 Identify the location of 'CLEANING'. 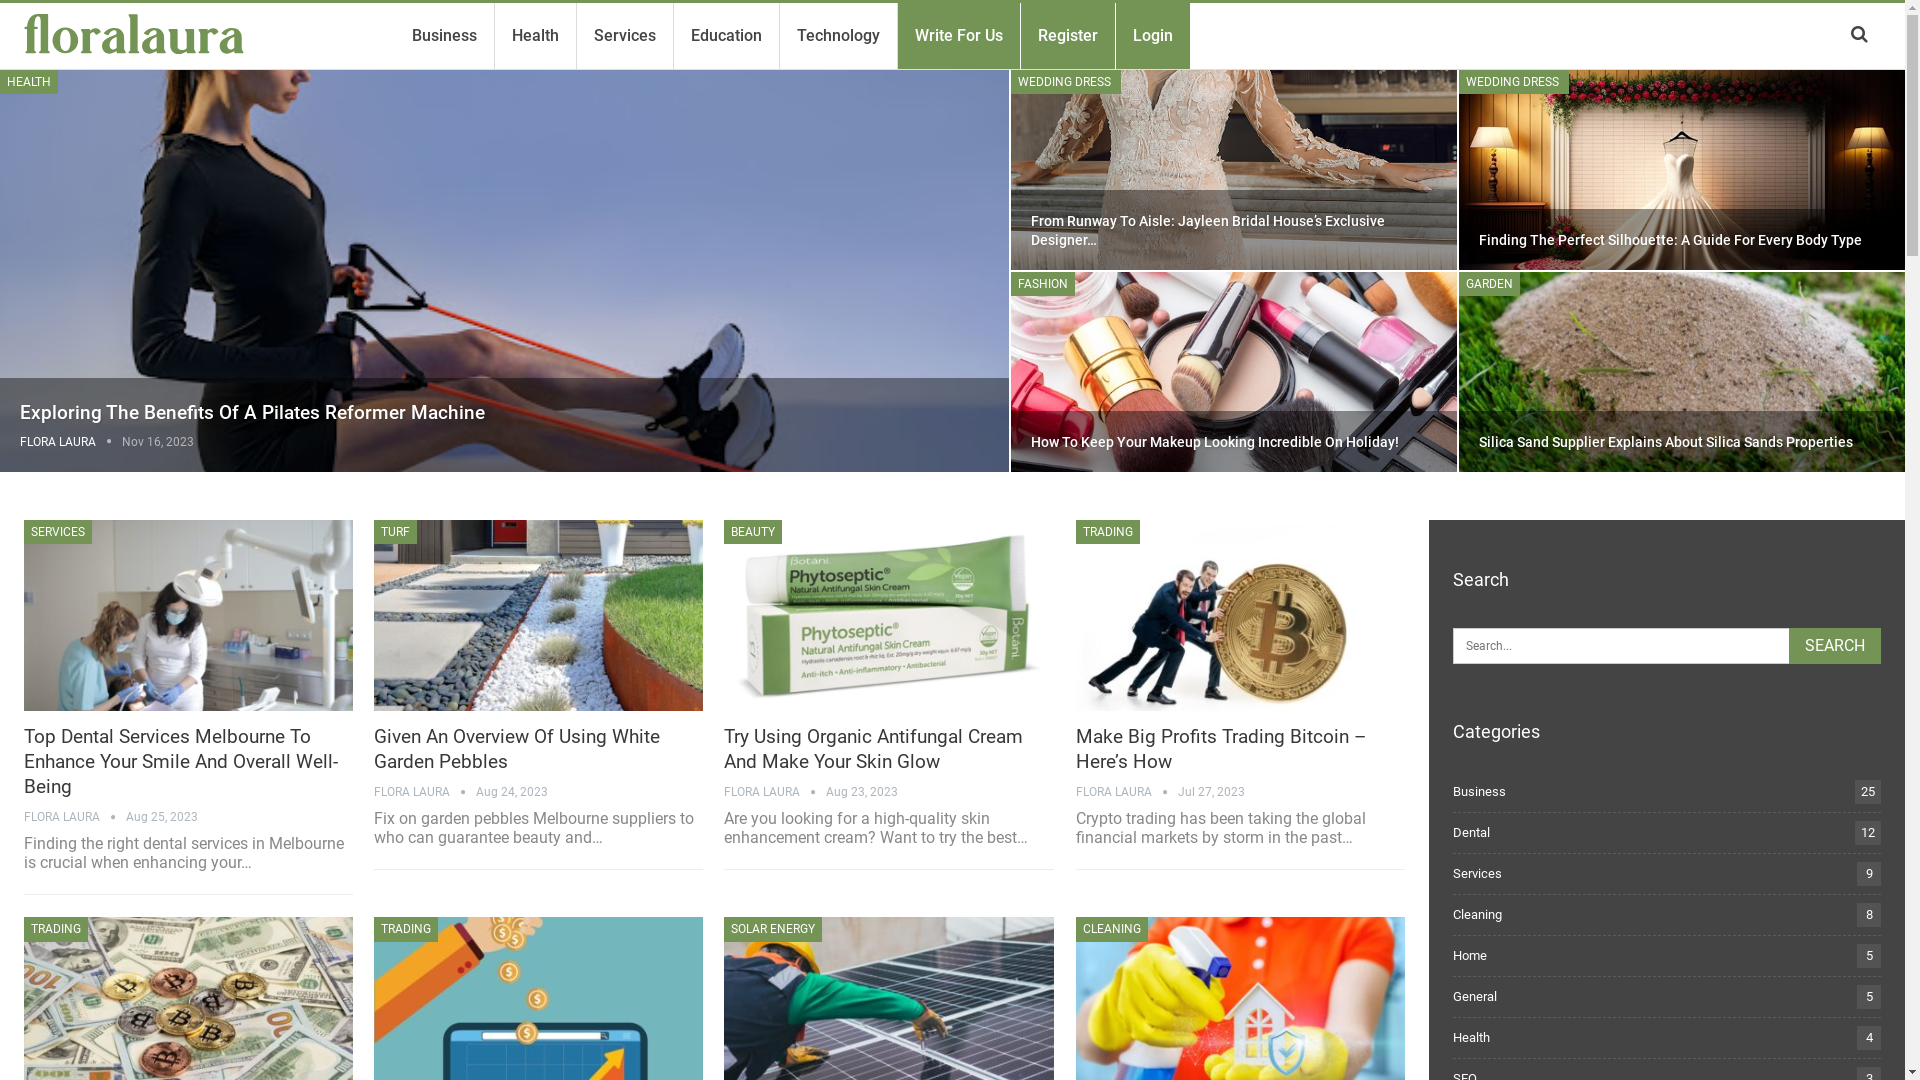
(1074, 929).